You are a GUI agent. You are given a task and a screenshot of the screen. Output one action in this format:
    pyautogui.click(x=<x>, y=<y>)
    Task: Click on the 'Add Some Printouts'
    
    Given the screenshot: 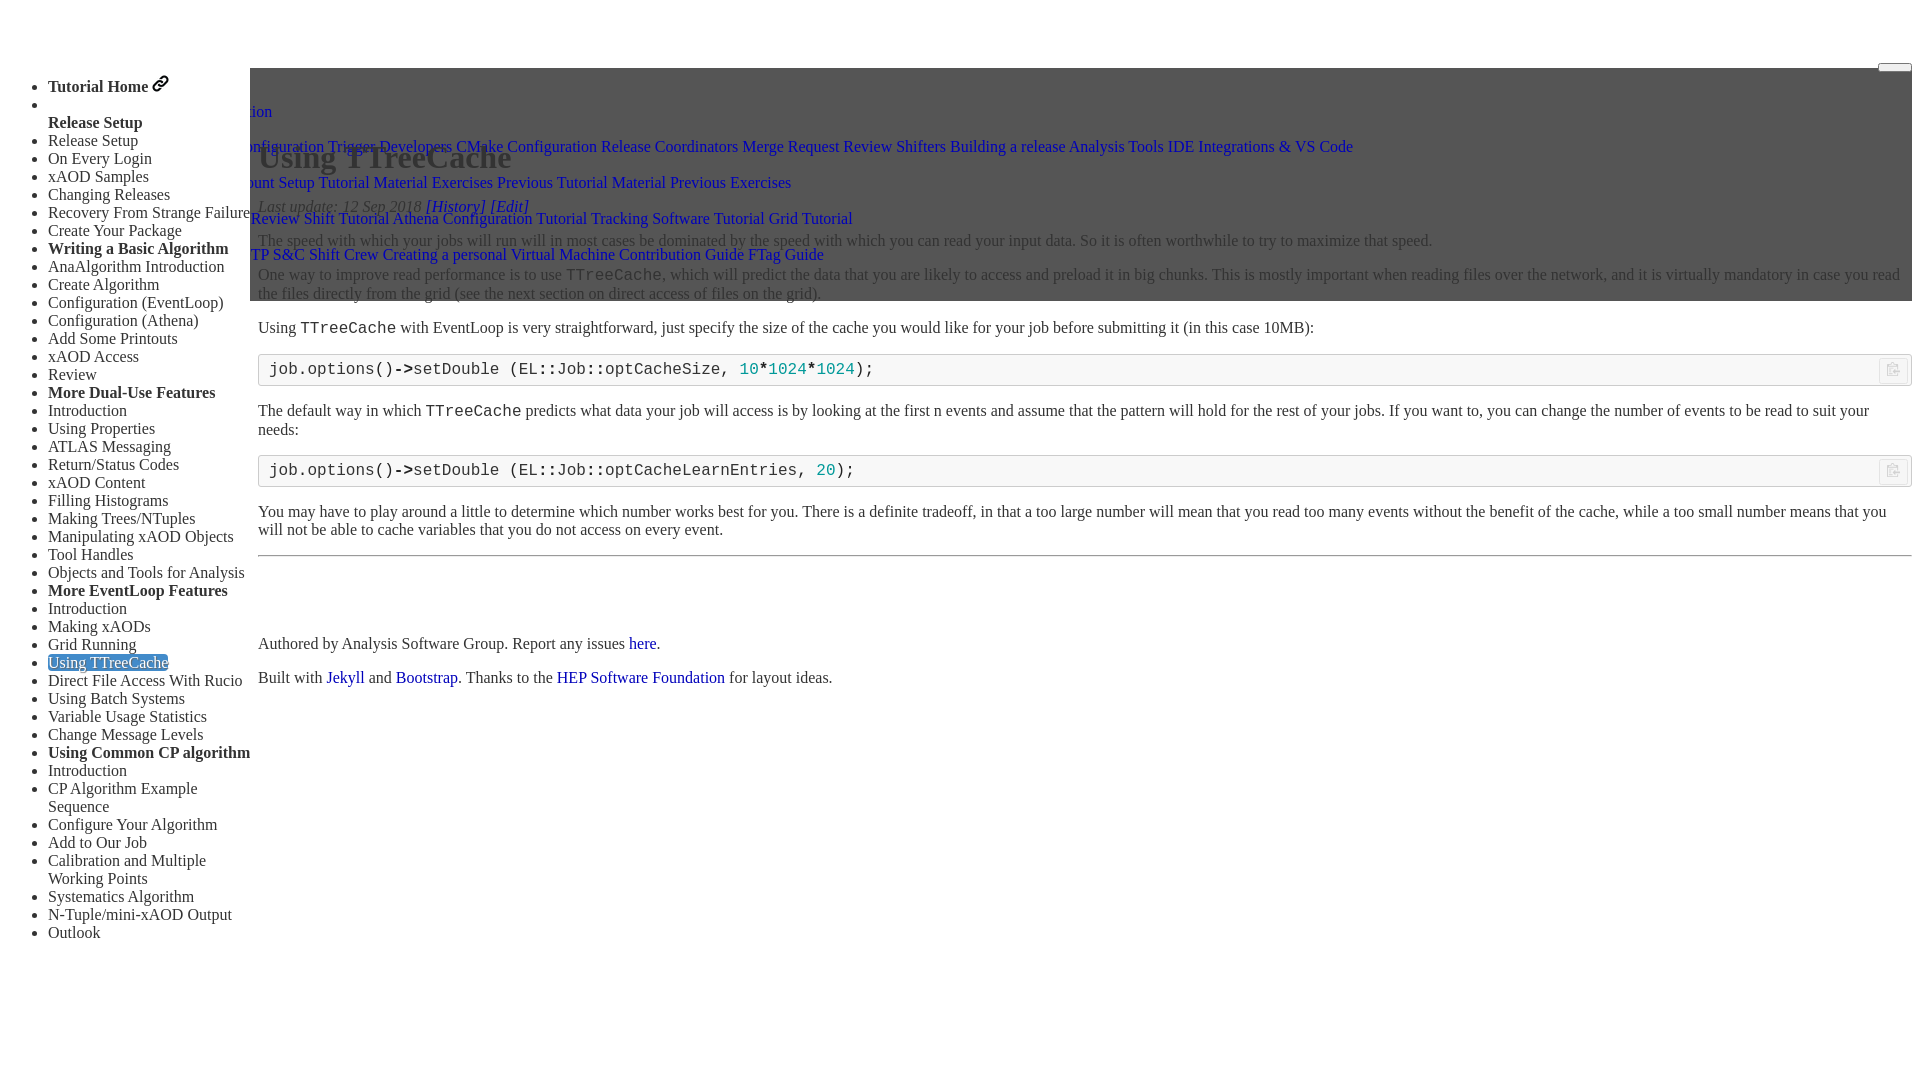 What is the action you would take?
    pyautogui.click(x=112, y=337)
    